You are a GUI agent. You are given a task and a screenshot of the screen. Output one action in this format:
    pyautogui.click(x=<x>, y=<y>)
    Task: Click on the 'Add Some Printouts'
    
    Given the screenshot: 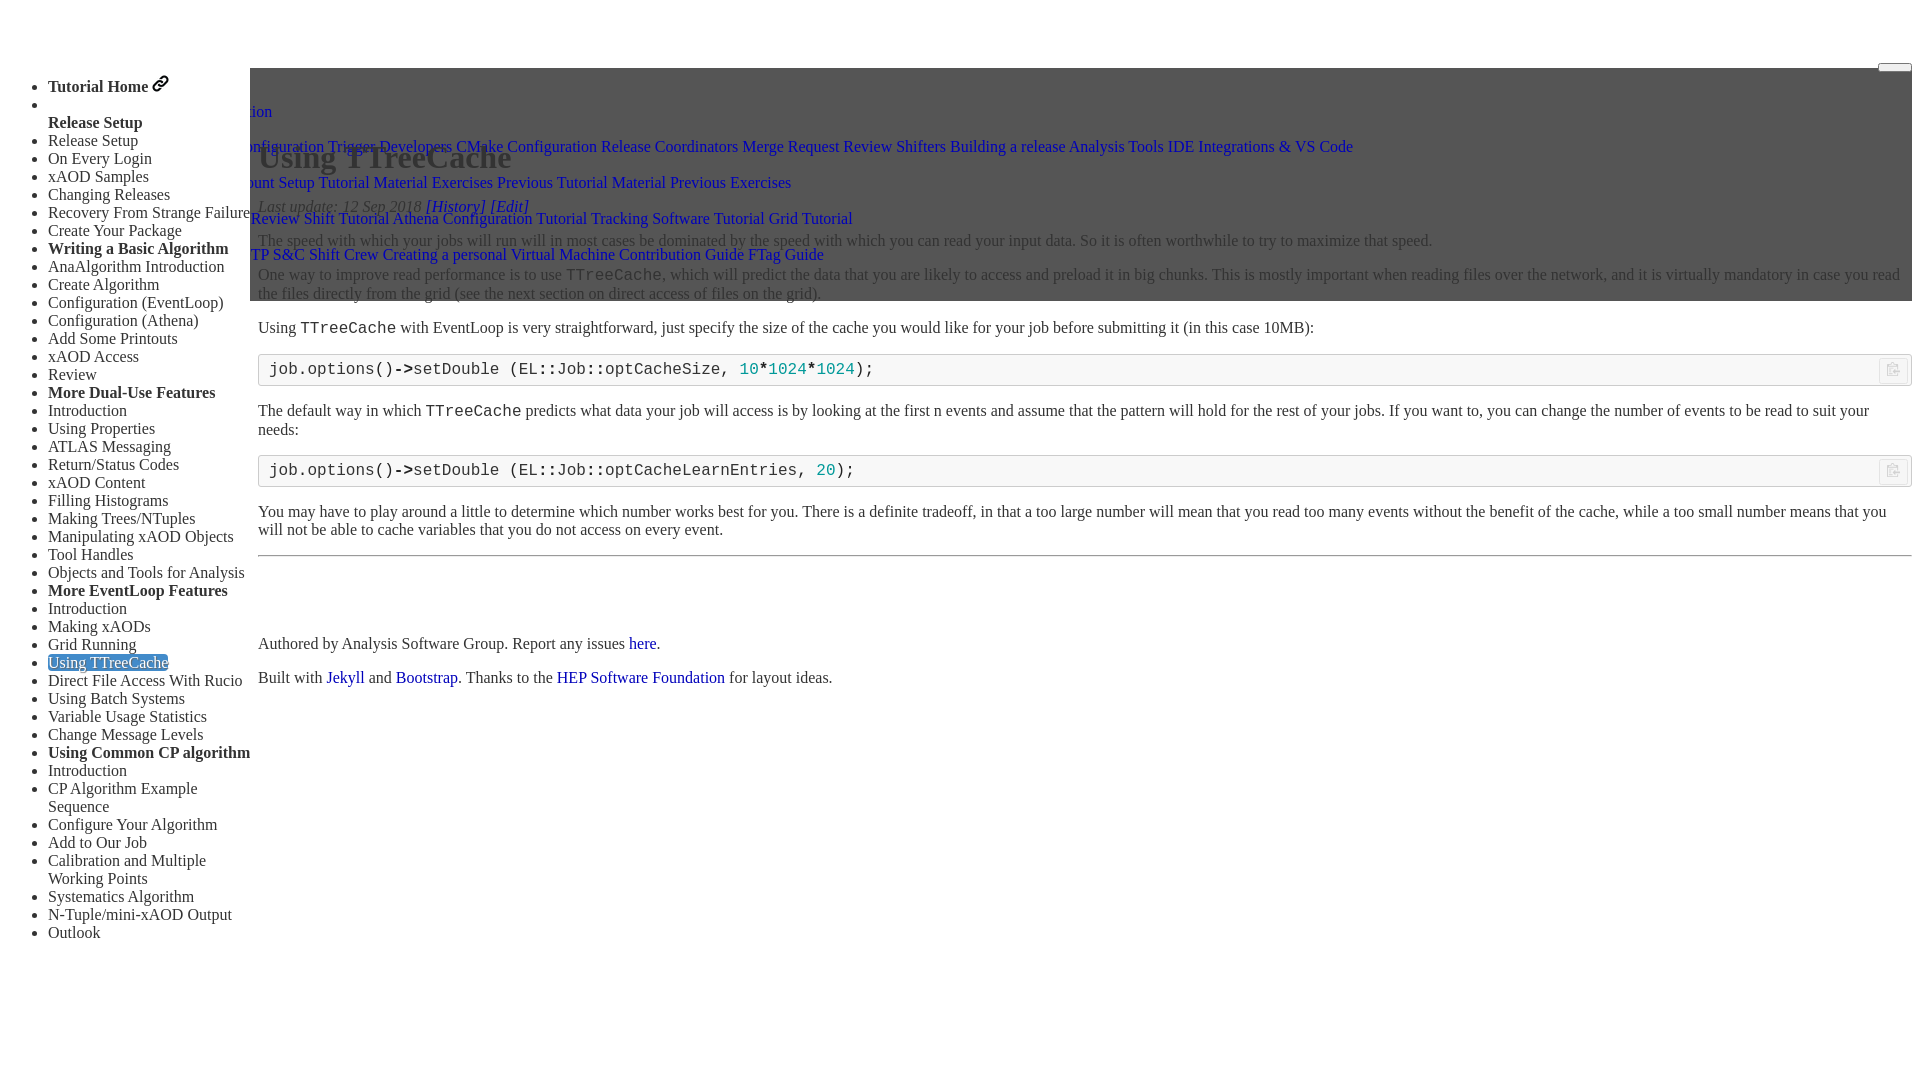 What is the action you would take?
    pyautogui.click(x=112, y=337)
    